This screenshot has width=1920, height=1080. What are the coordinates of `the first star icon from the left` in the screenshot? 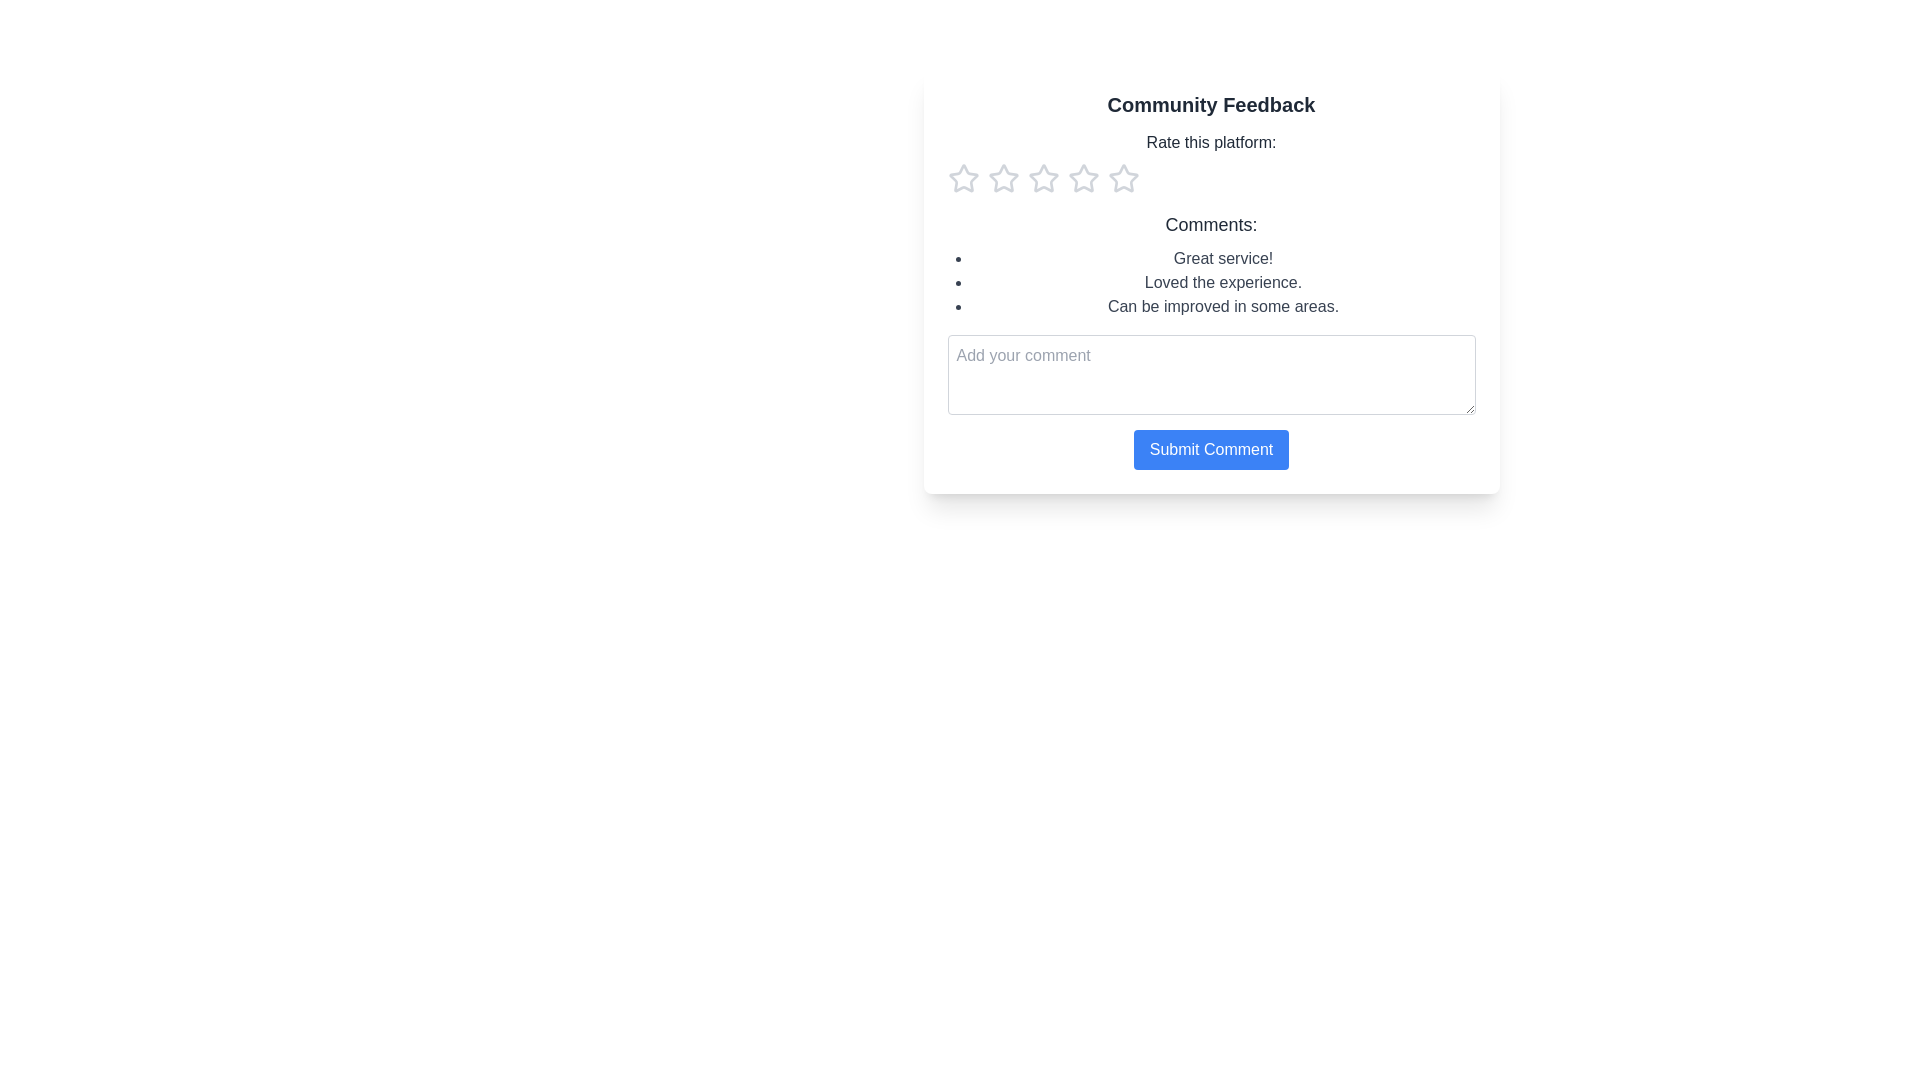 It's located at (1003, 177).